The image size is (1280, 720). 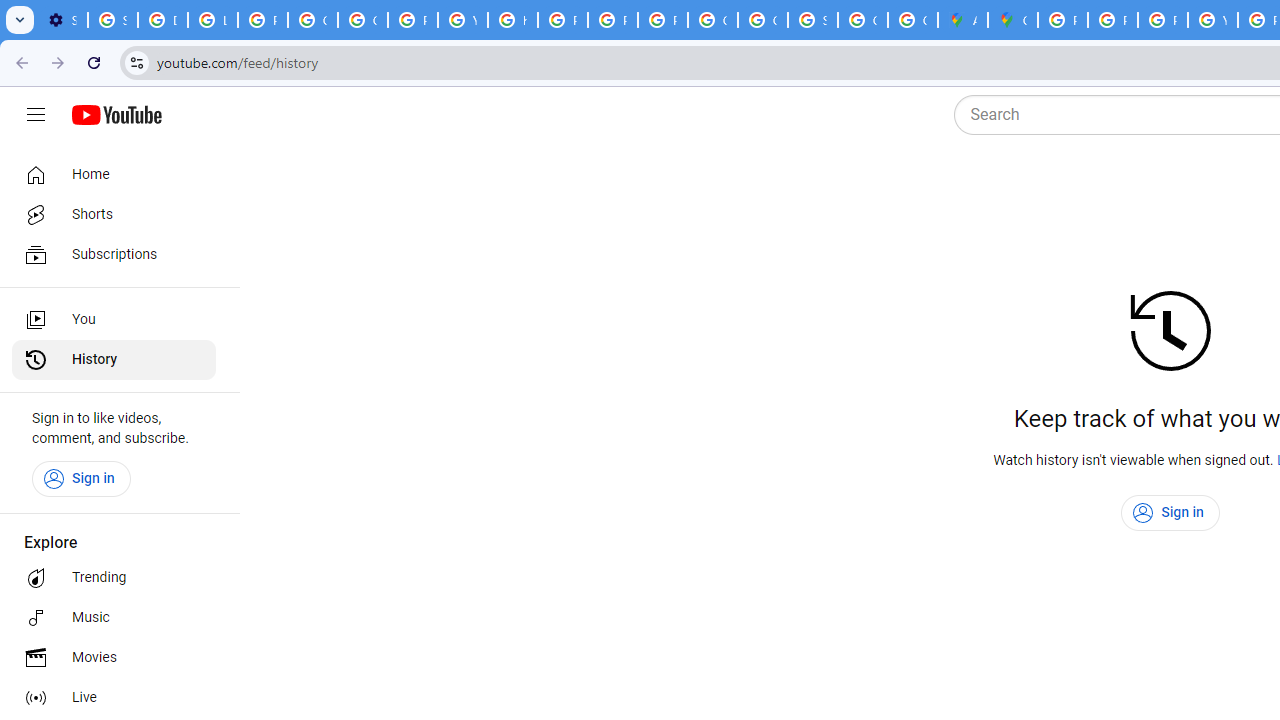 I want to click on 'Shorts', so click(x=112, y=214).